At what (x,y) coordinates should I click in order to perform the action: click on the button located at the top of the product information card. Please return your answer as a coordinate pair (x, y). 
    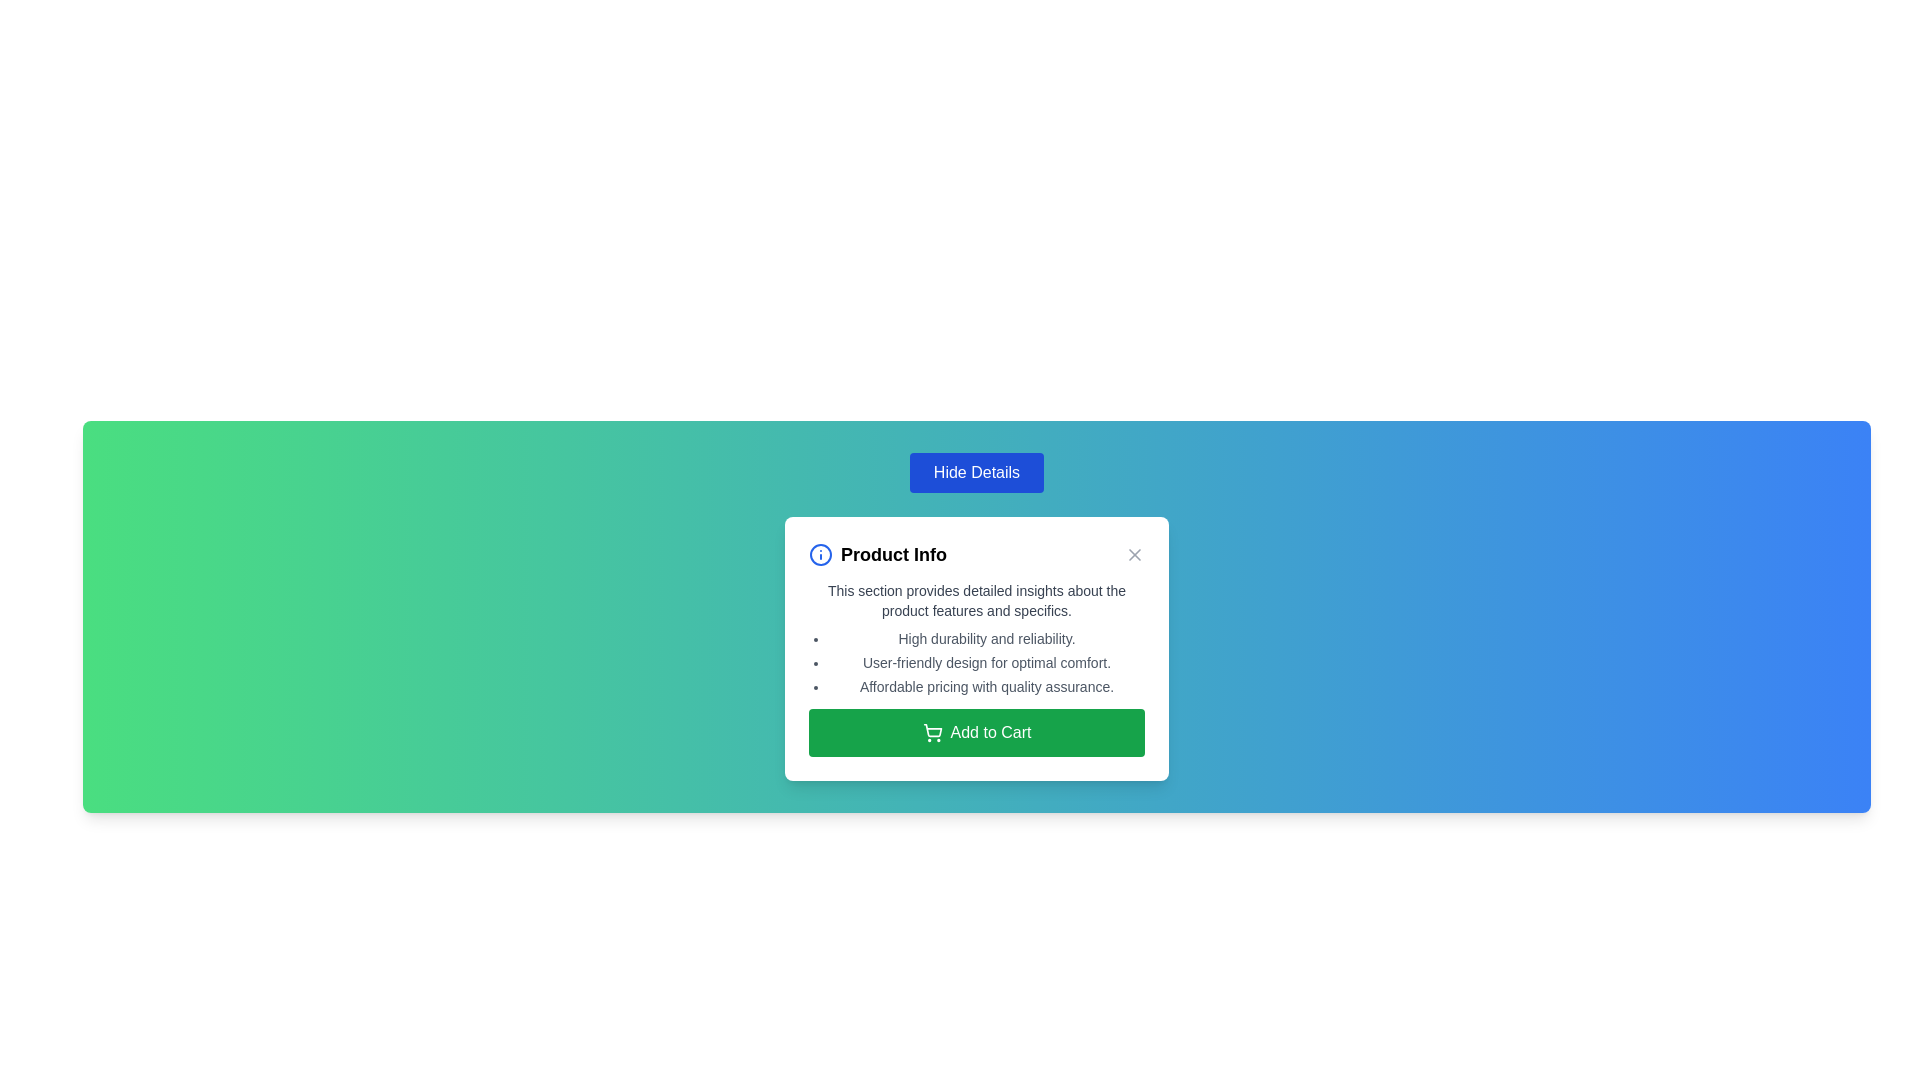
    Looking at the image, I should click on (976, 473).